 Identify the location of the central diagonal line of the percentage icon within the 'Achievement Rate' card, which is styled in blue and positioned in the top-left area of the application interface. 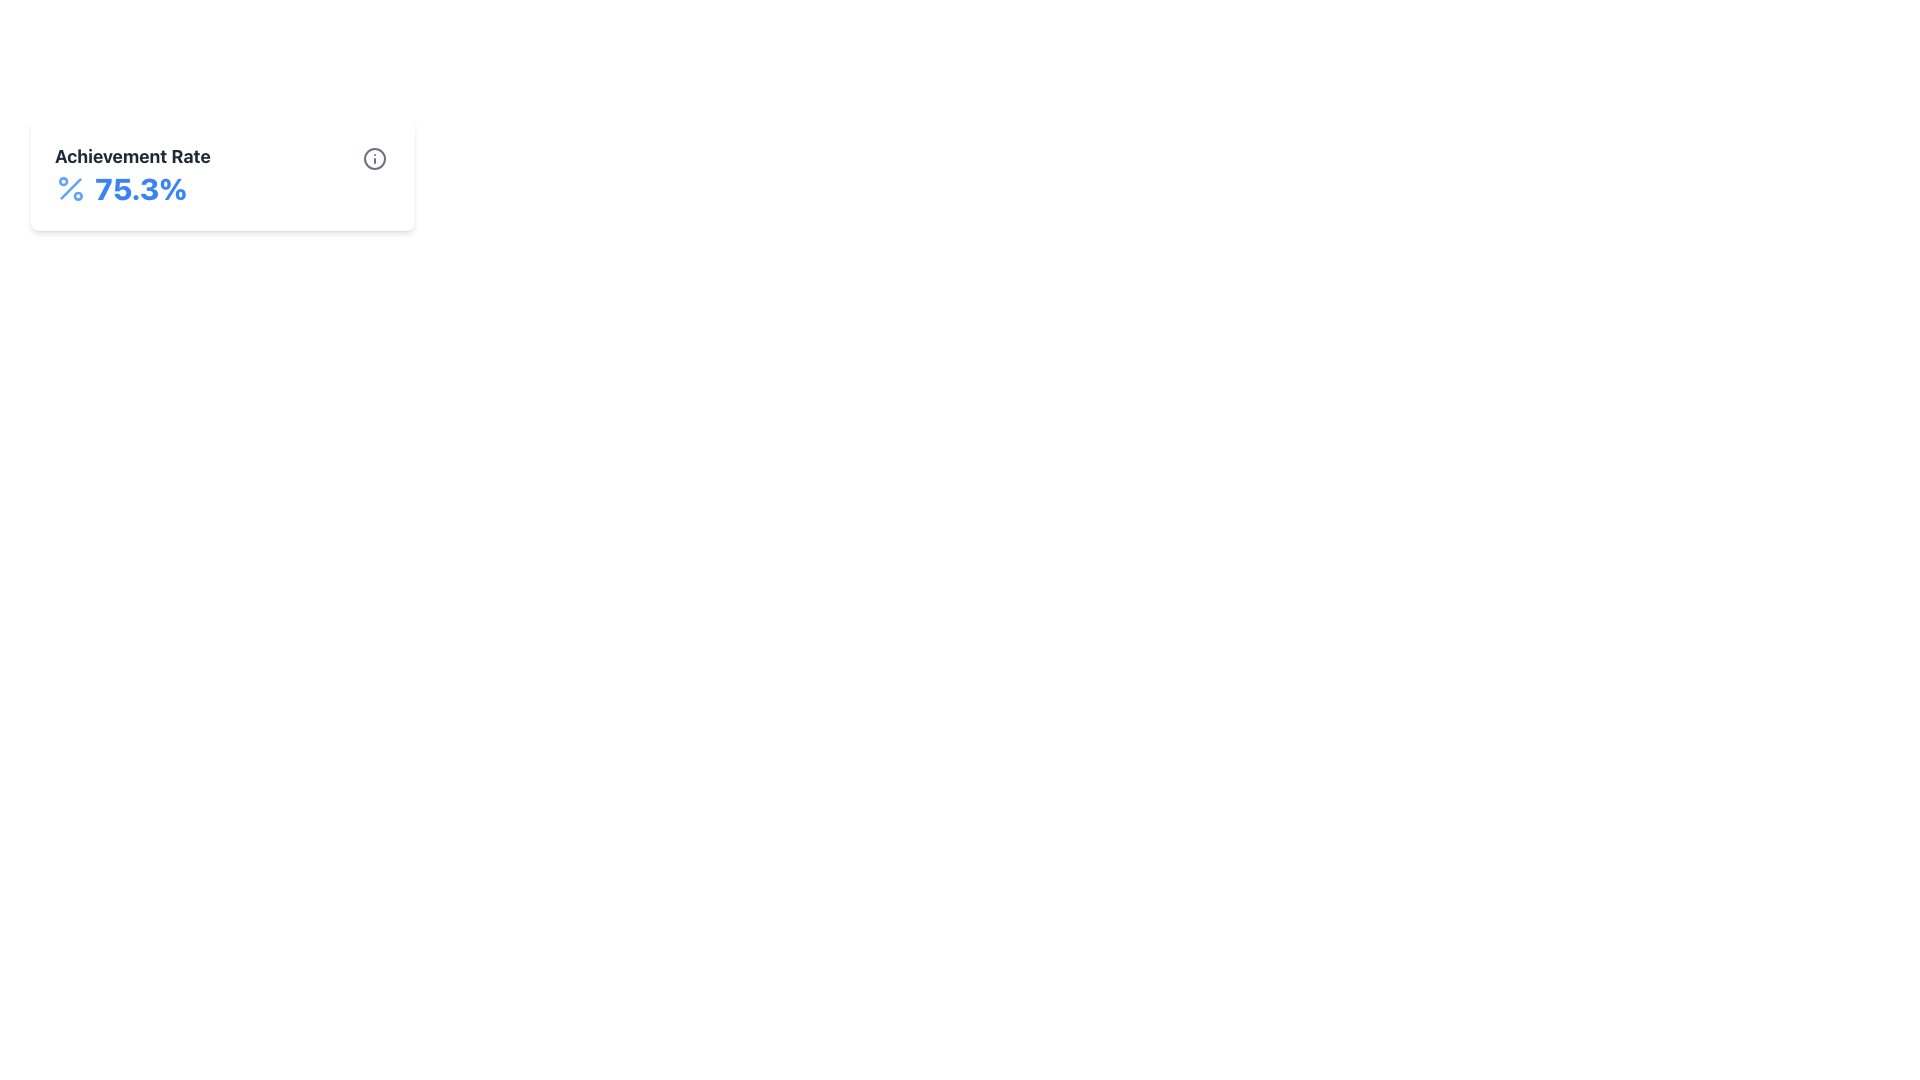
(71, 189).